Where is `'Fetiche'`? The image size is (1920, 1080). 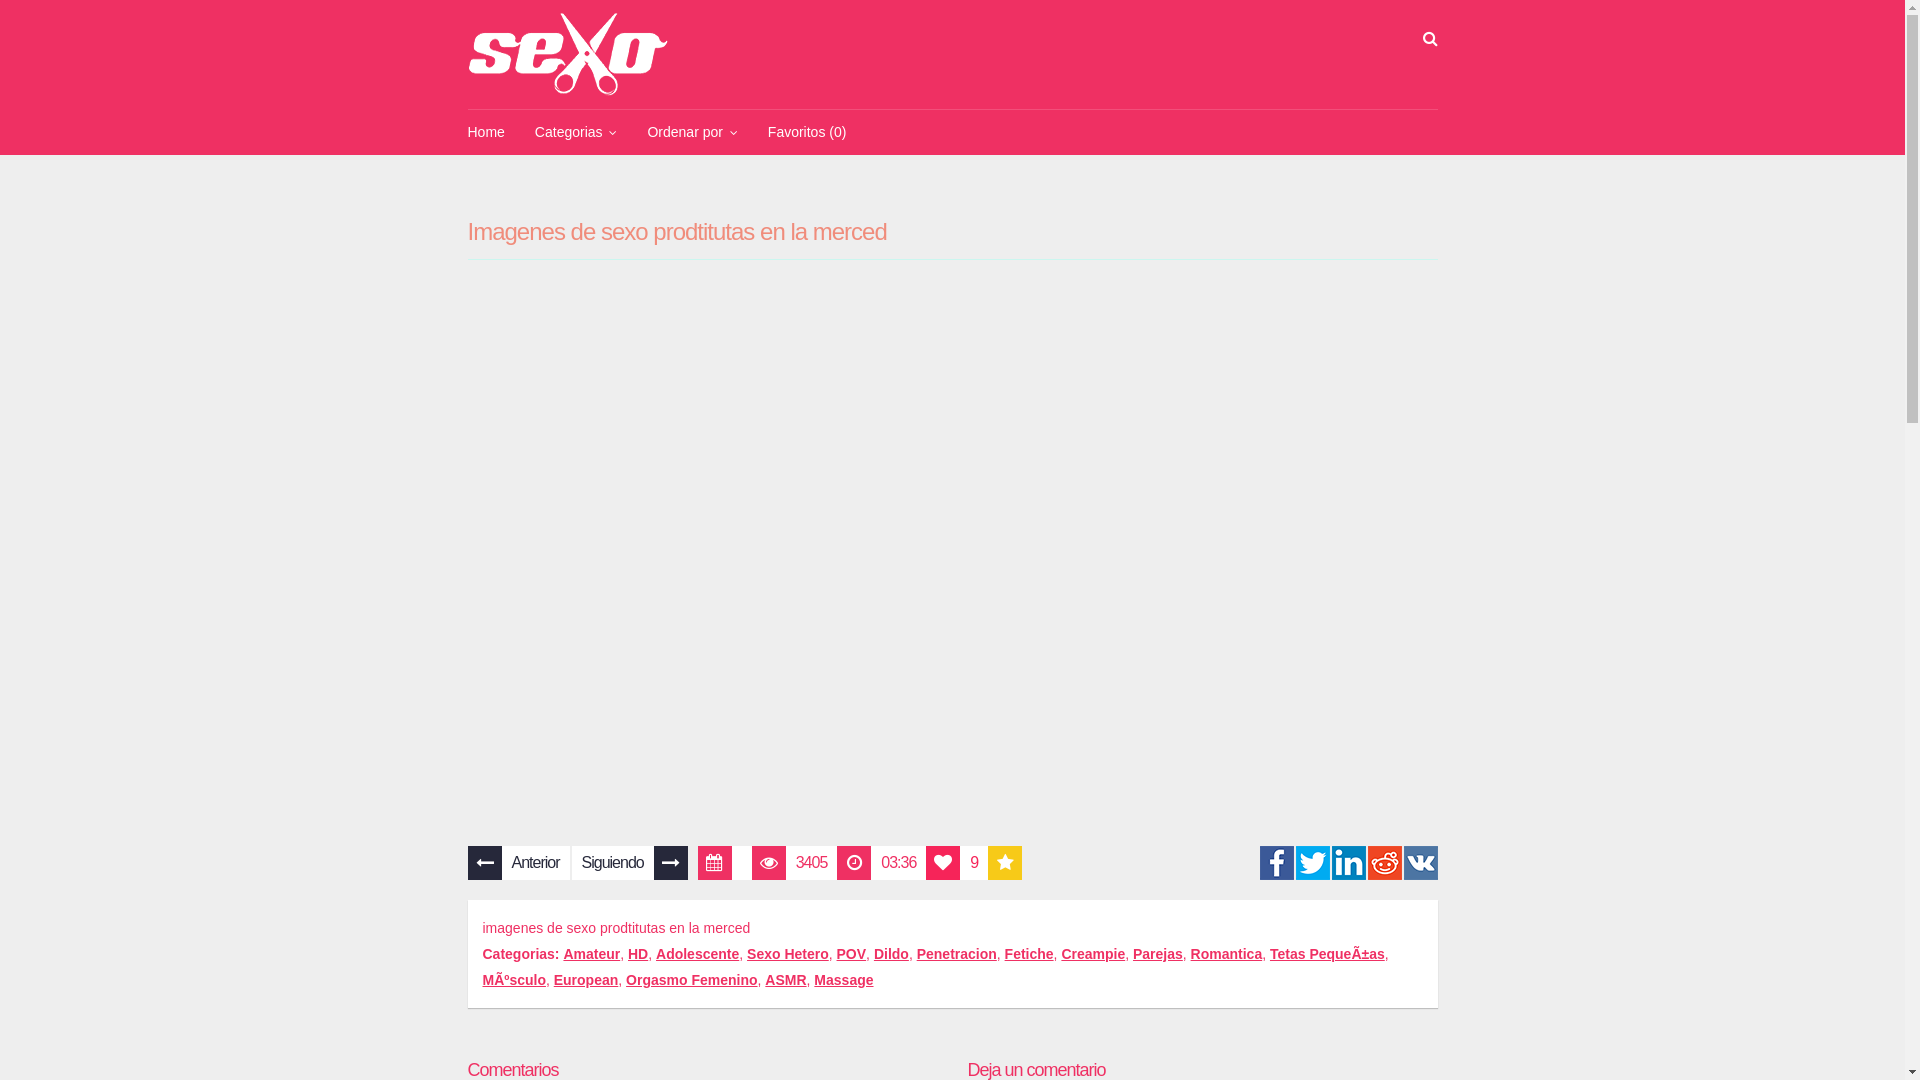
'Fetiche' is located at coordinates (1029, 952).